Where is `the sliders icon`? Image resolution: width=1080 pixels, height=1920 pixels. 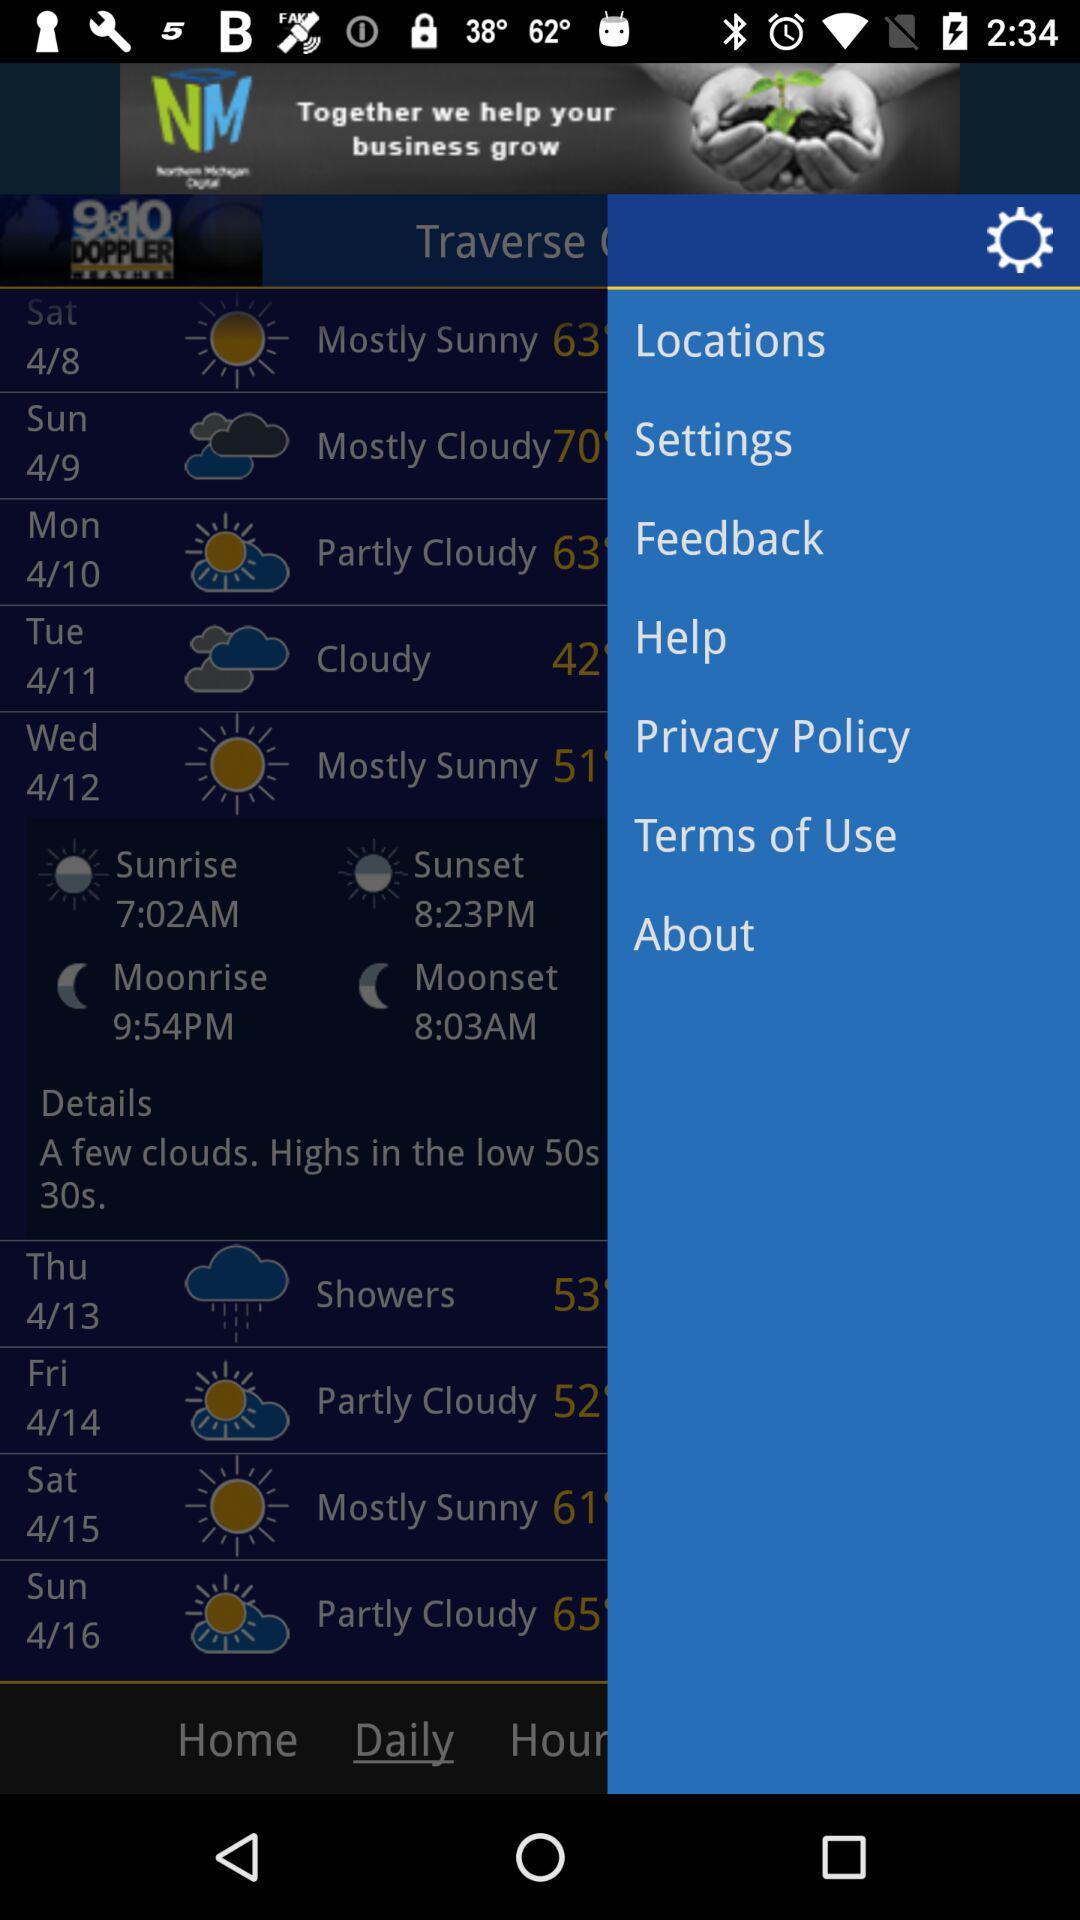
the sliders icon is located at coordinates (131, 240).